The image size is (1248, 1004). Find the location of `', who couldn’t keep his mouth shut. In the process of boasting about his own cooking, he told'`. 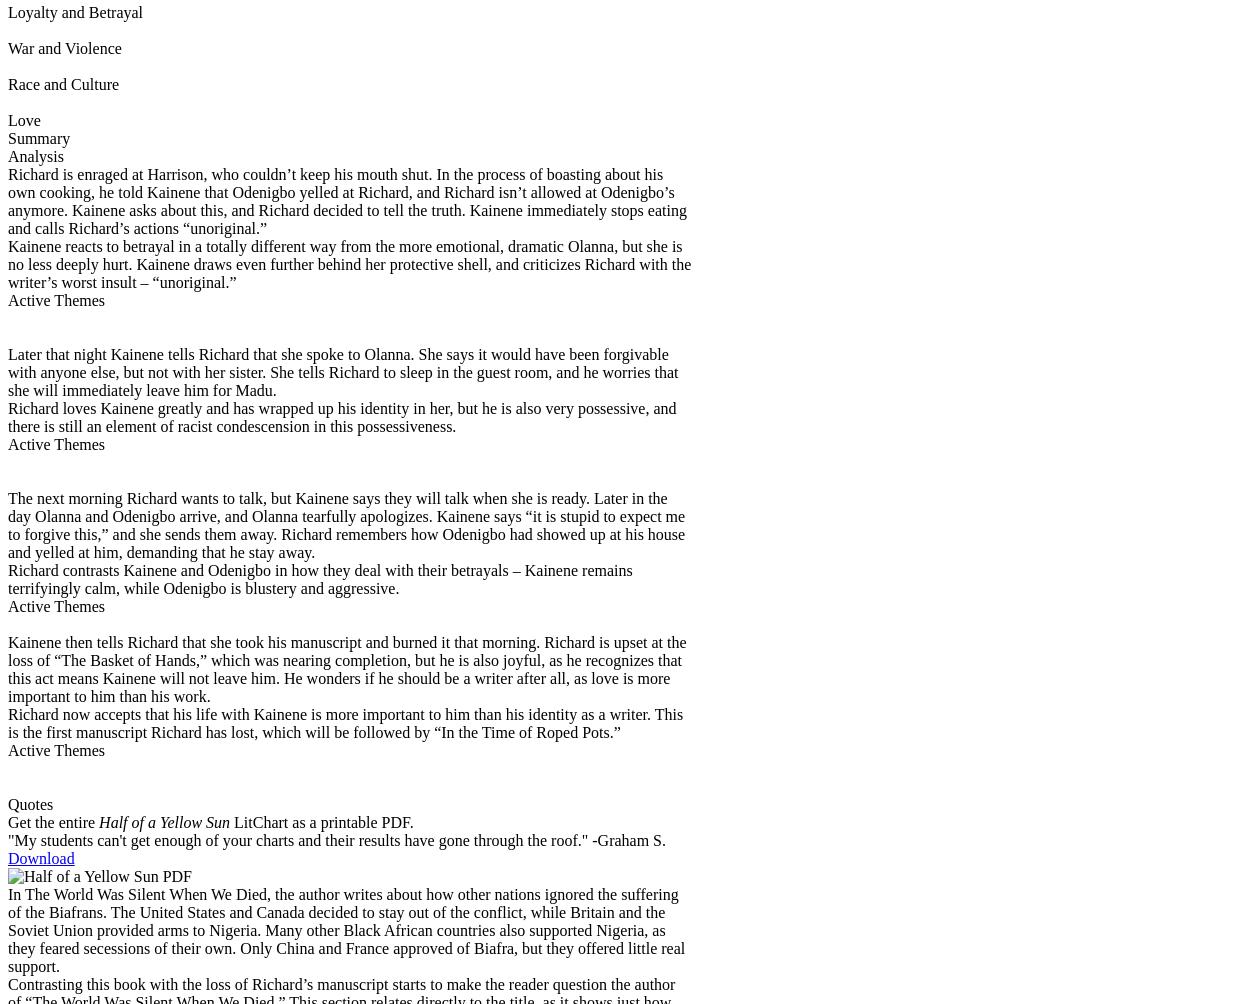

', who couldn’t keep his mouth shut. In the process of boasting about his own cooking, he told' is located at coordinates (335, 181).